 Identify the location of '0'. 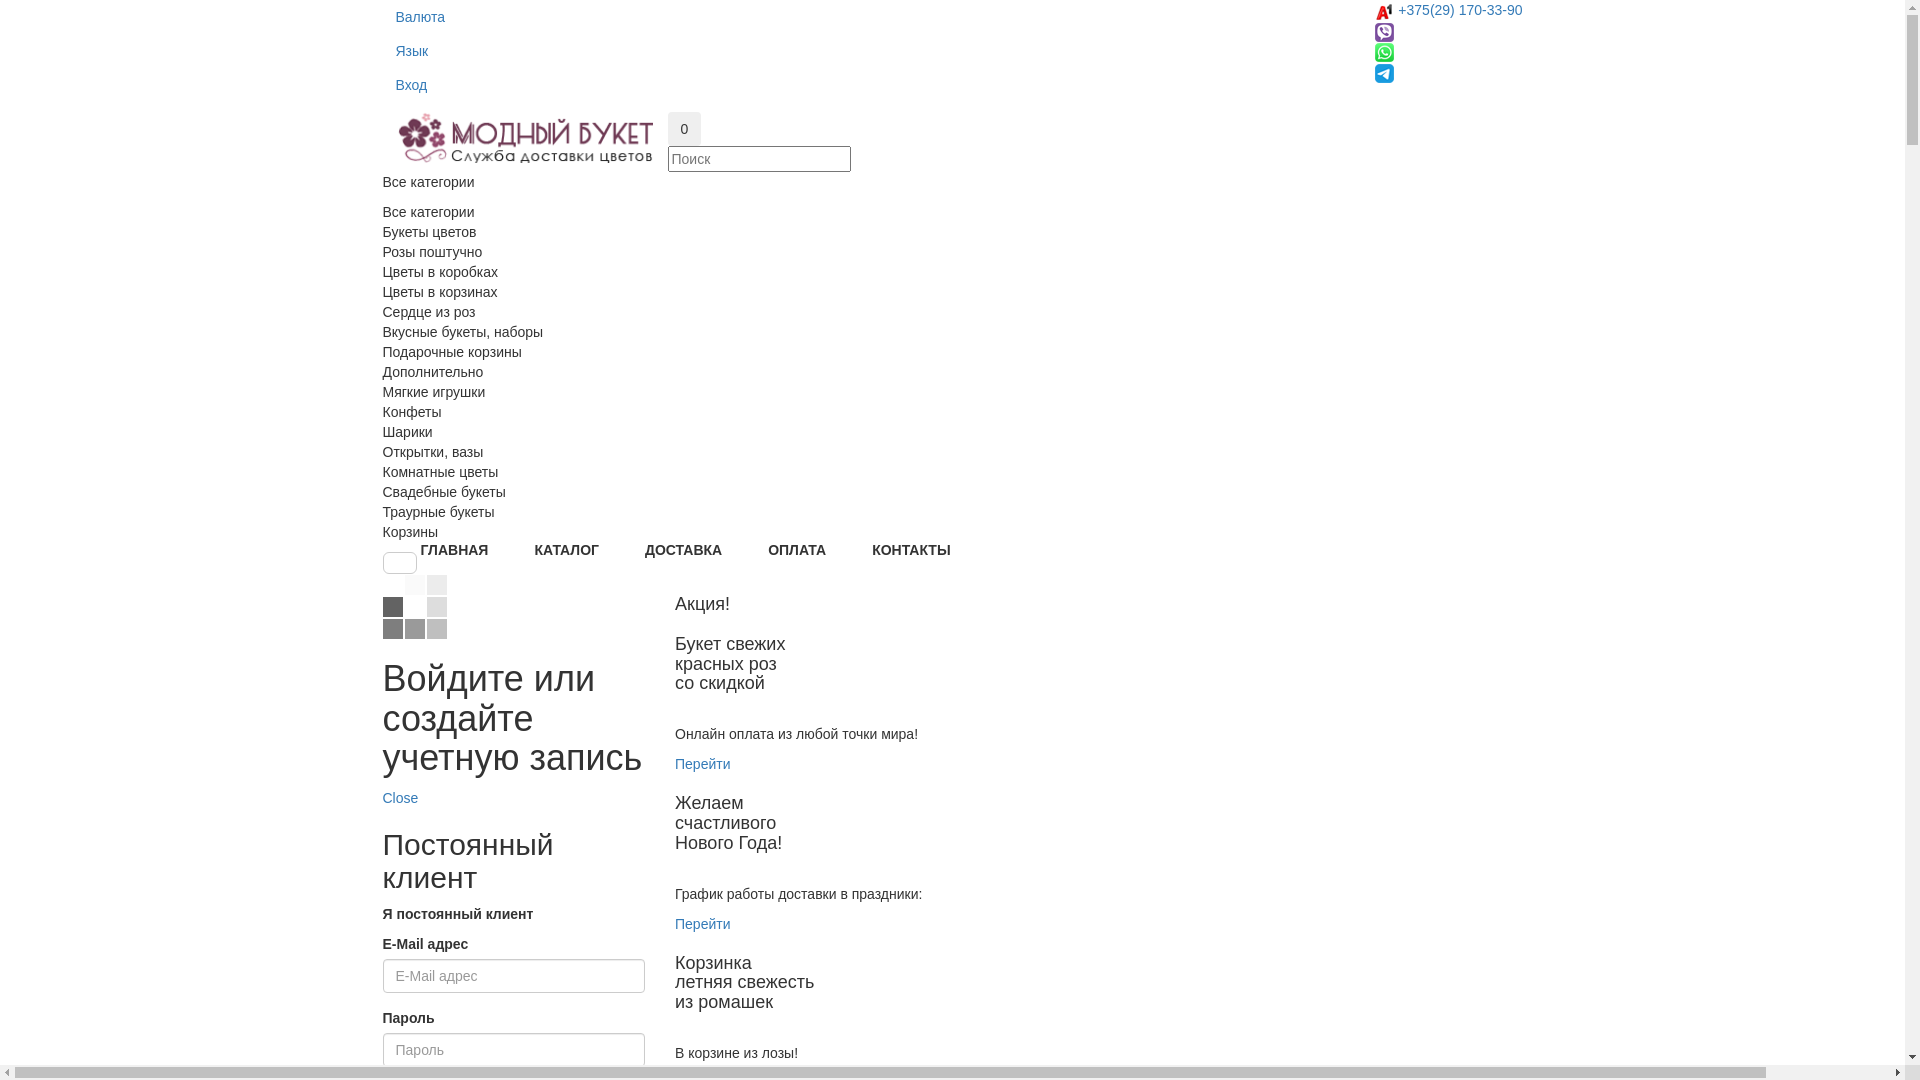
(667, 128).